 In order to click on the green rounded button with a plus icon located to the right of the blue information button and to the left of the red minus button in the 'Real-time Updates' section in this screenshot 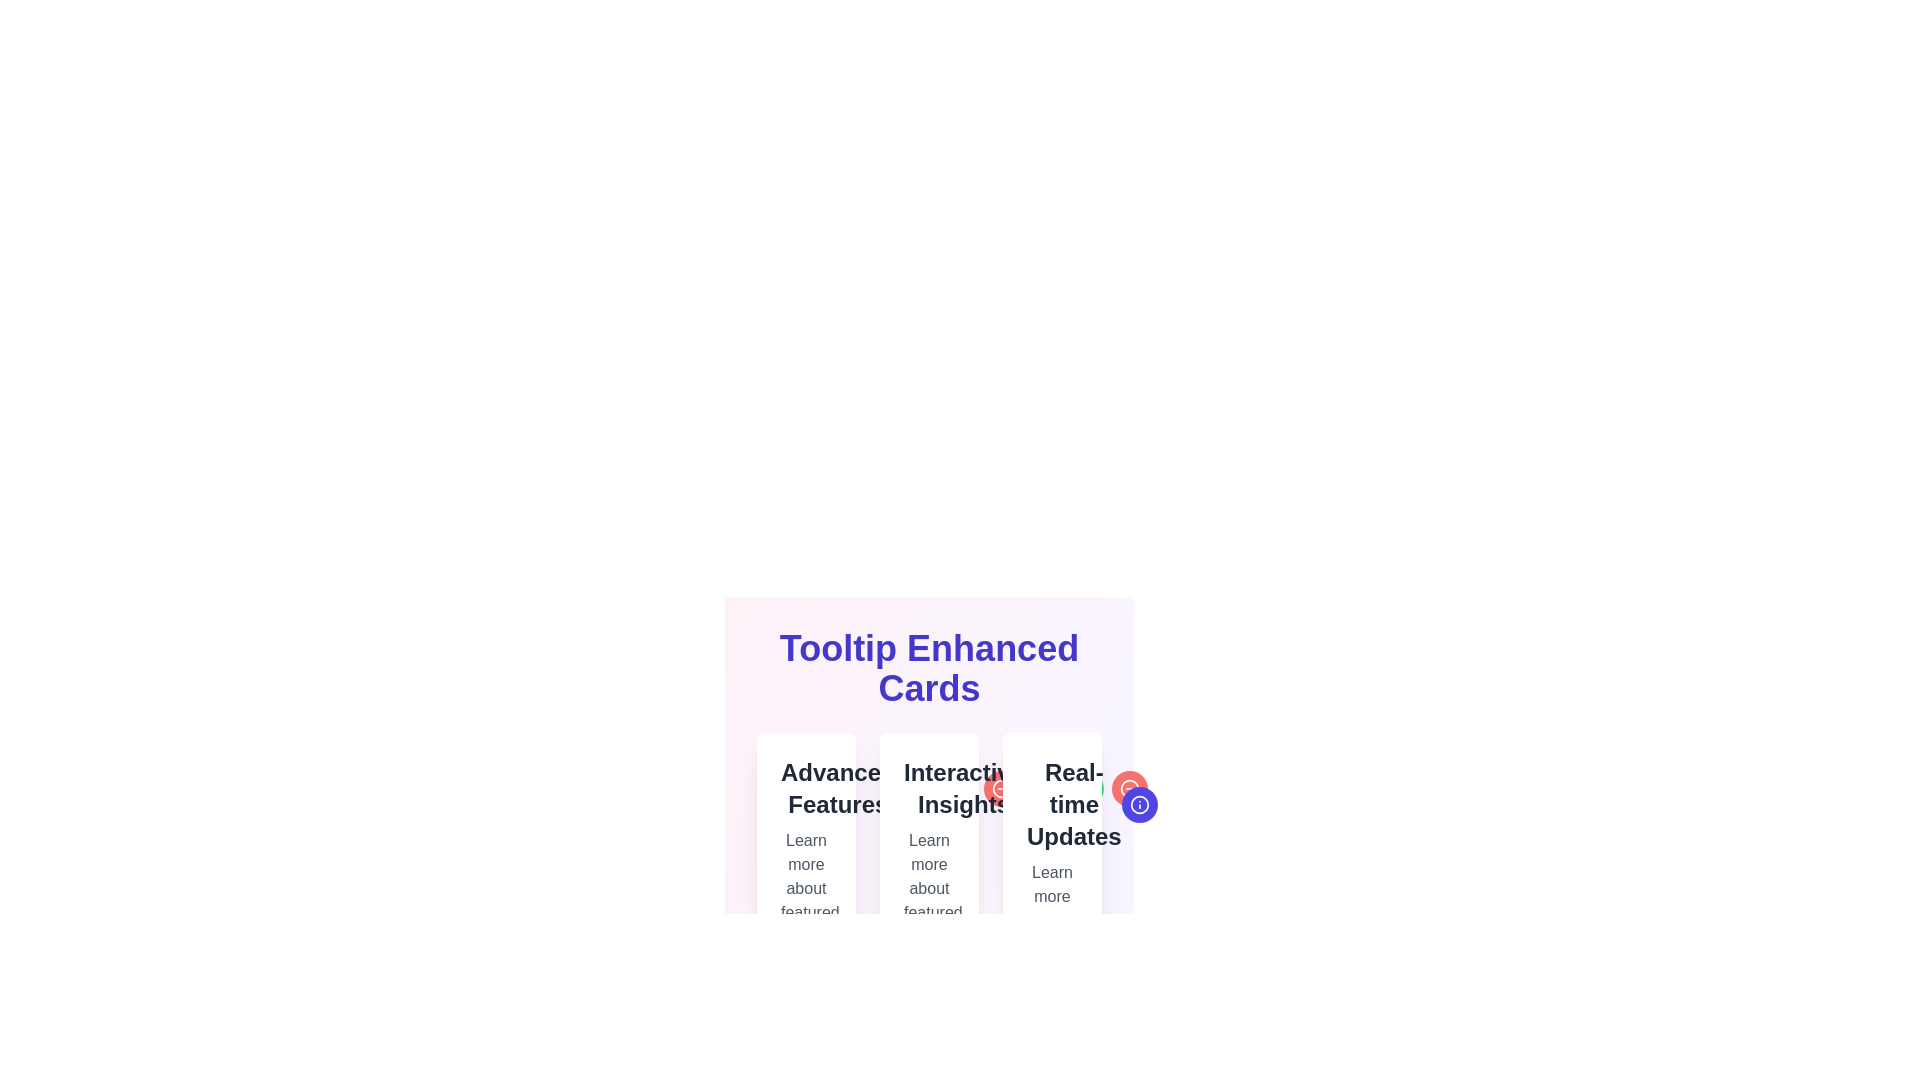, I will do `click(1183, 804)`.